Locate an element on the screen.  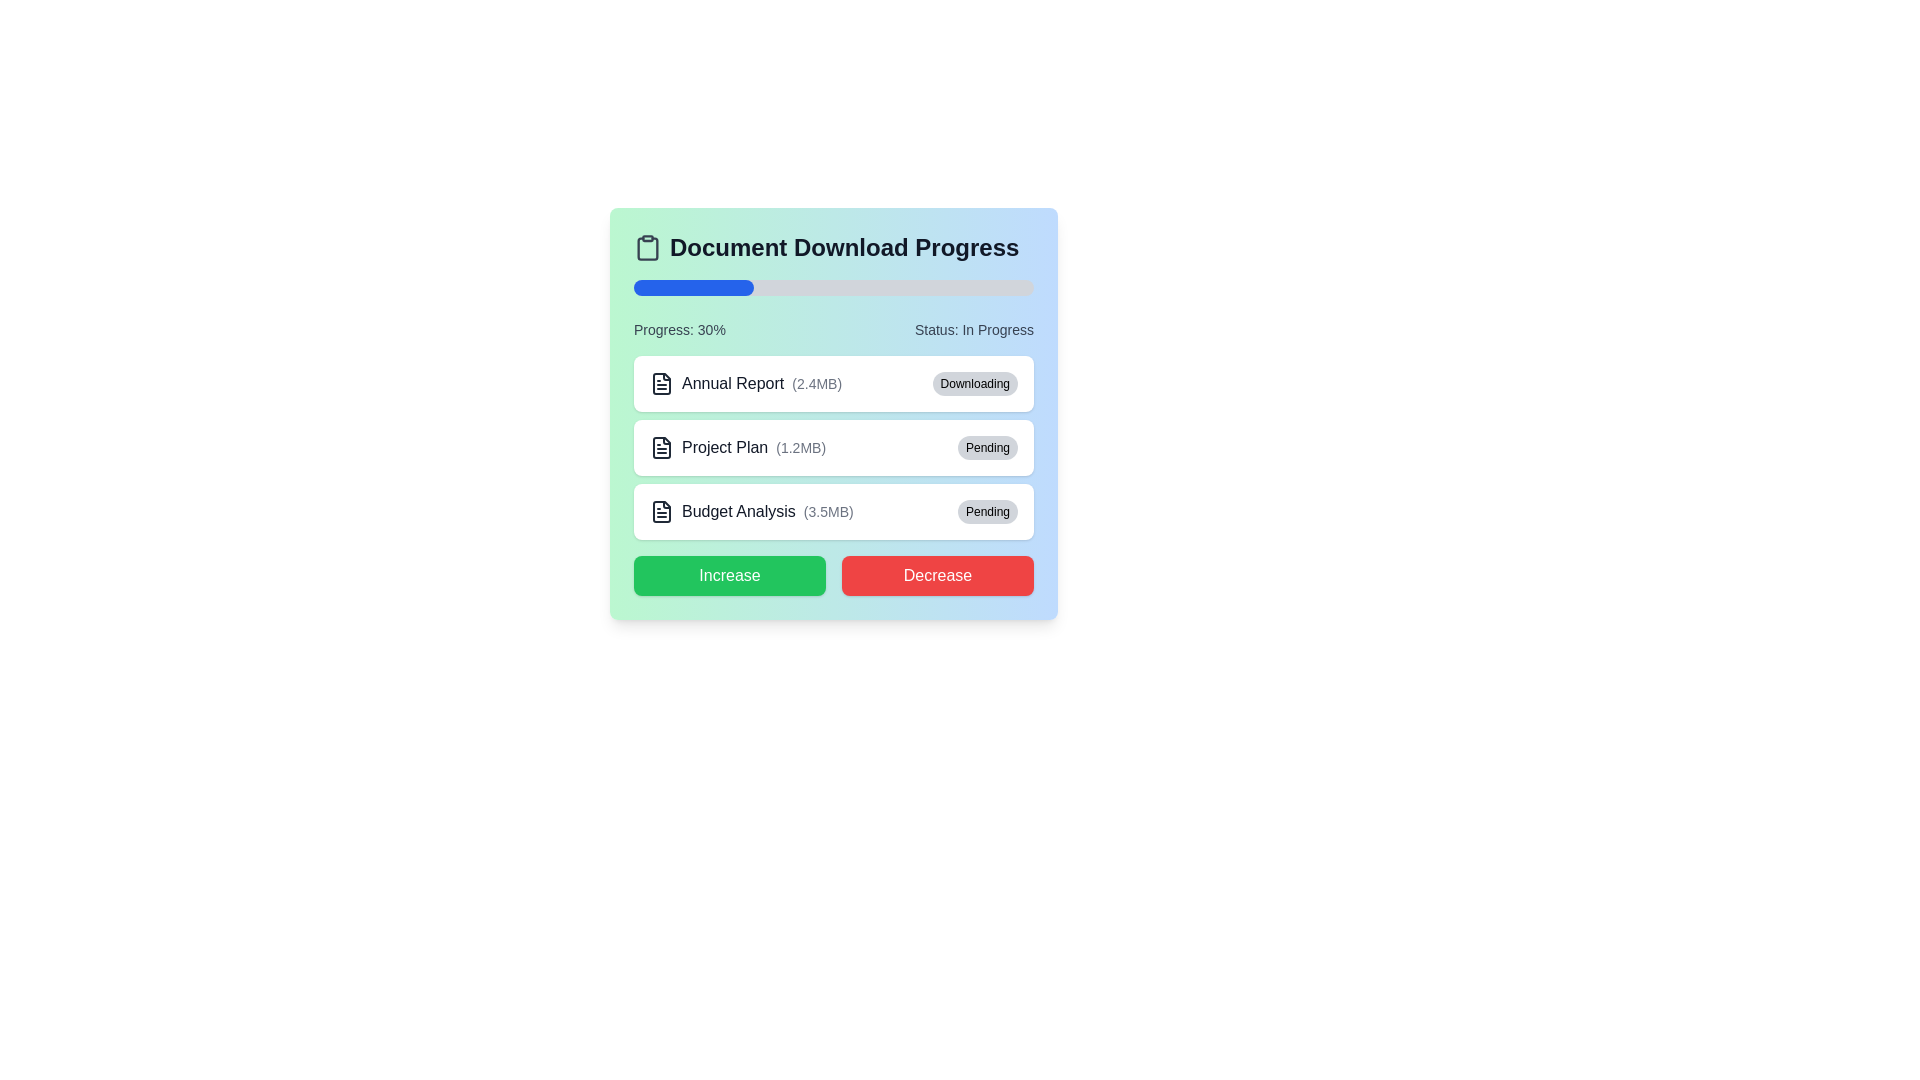
the static text label for 'Budget Analysis', which is centrally-aligned in the third row of a vertical list, following 'Annual Report' and 'Project Plan' is located at coordinates (738, 511).